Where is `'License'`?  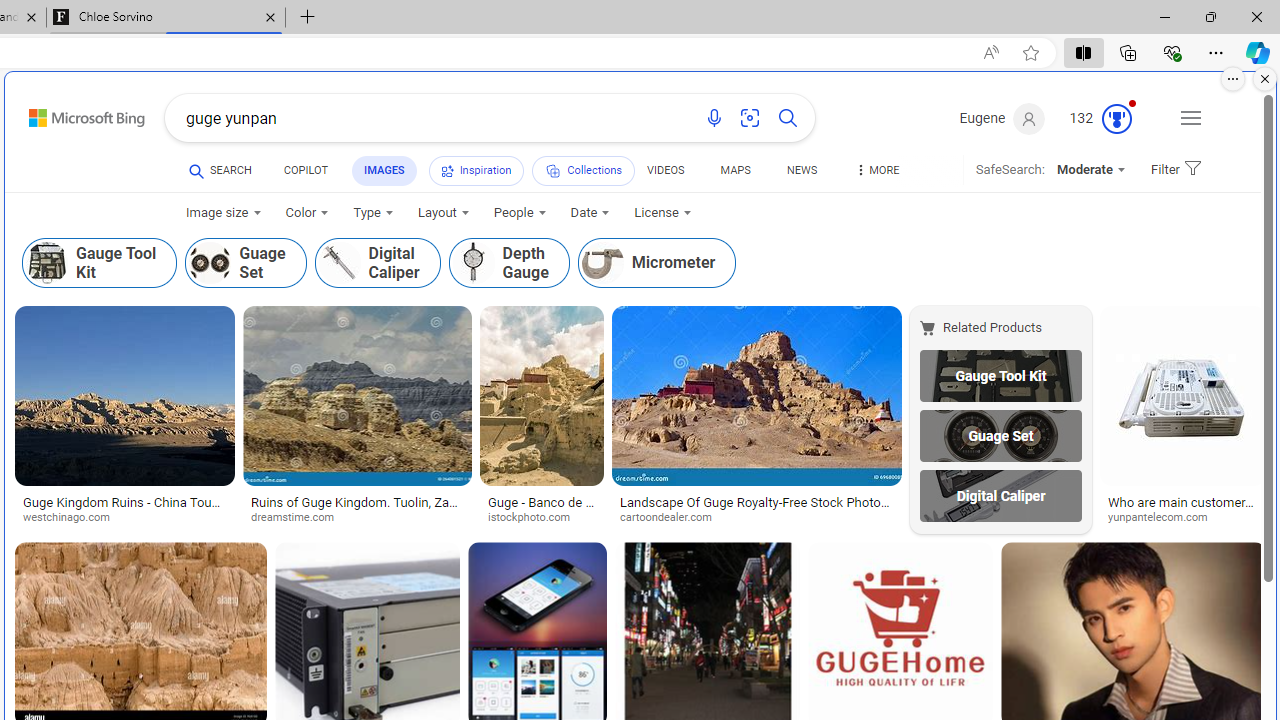 'License' is located at coordinates (663, 213).